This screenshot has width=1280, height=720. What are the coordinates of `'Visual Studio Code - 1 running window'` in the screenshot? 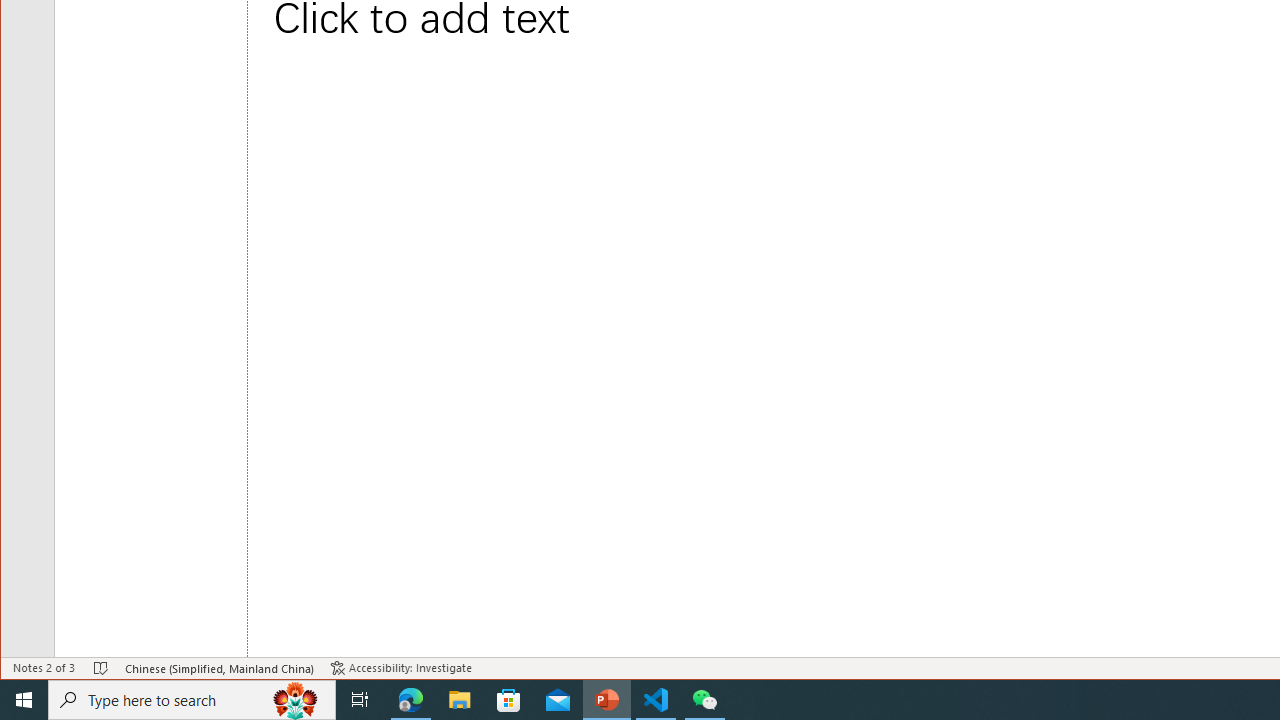 It's located at (656, 698).